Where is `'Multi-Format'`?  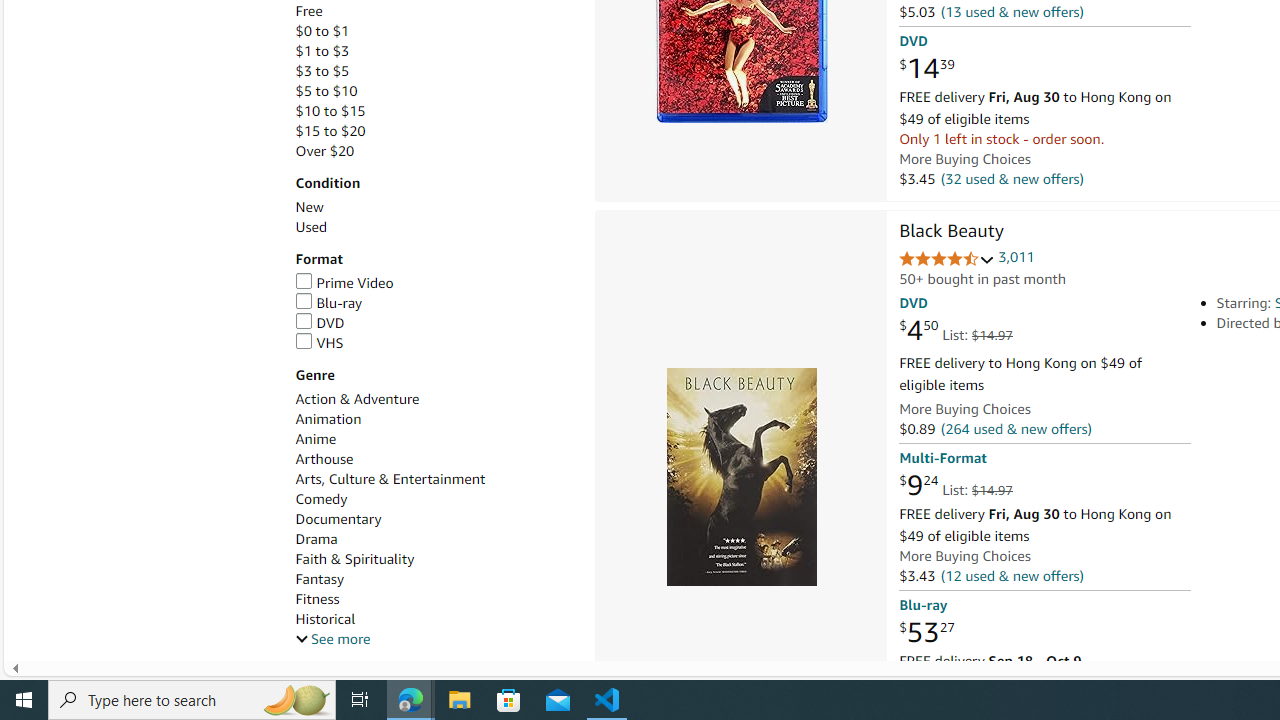
'Multi-Format' is located at coordinates (941, 458).